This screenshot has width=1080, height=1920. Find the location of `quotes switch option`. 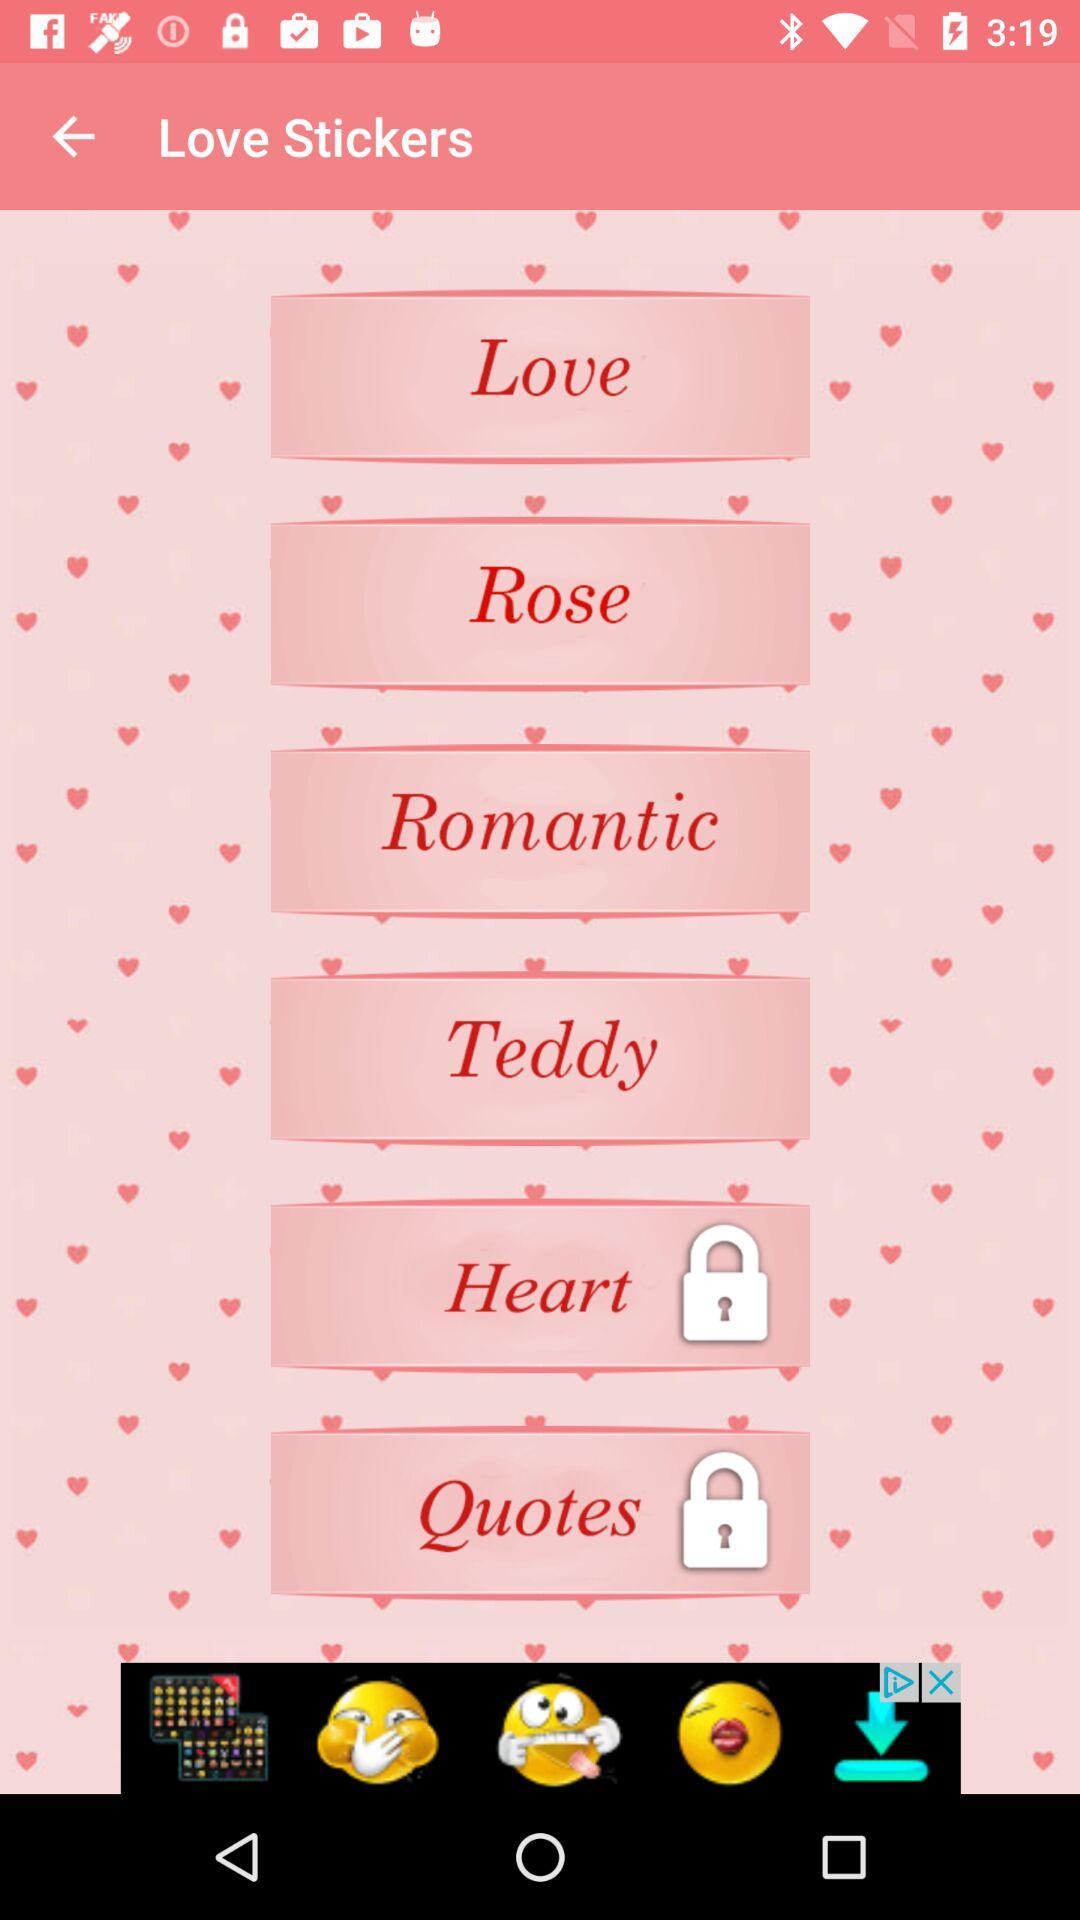

quotes switch option is located at coordinates (540, 1513).